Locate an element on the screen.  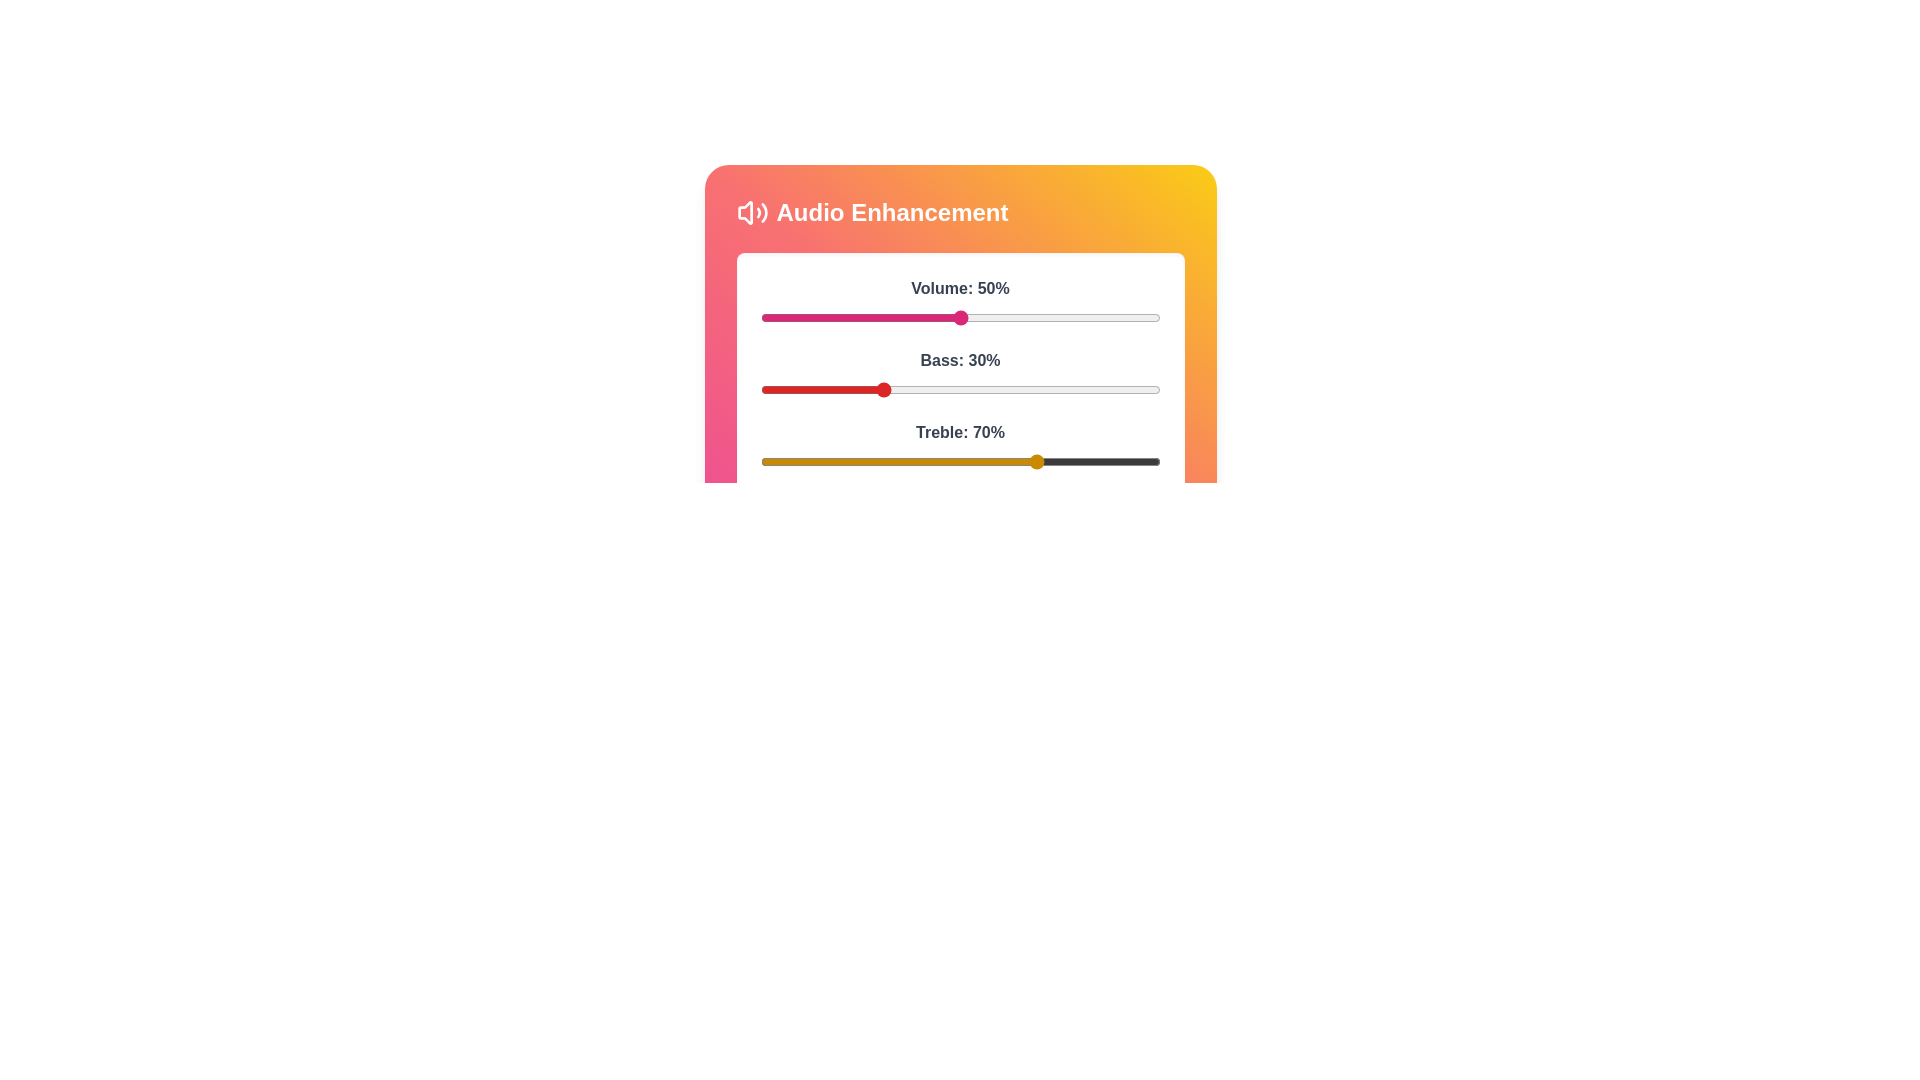
the volume is located at coordinates (795, 316).